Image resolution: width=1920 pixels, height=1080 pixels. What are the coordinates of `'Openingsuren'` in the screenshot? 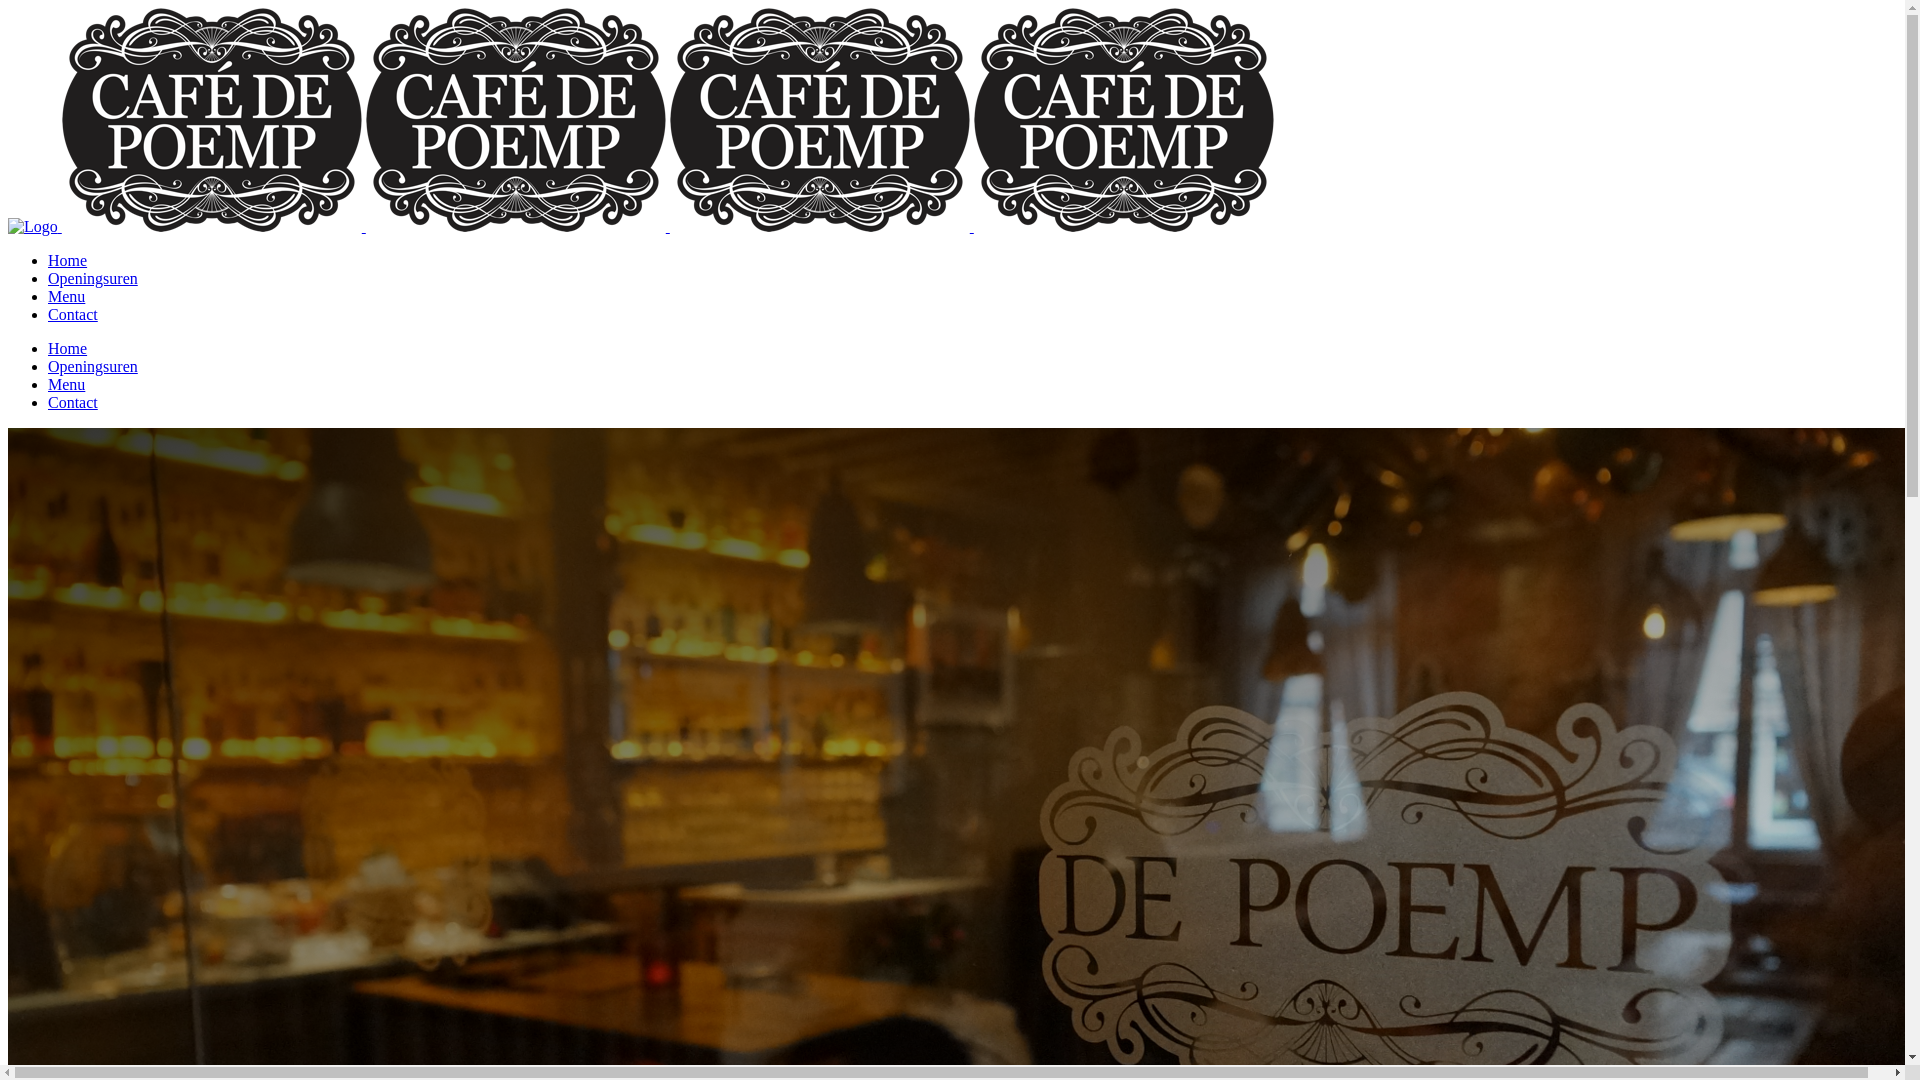 It's located at (91, 278).